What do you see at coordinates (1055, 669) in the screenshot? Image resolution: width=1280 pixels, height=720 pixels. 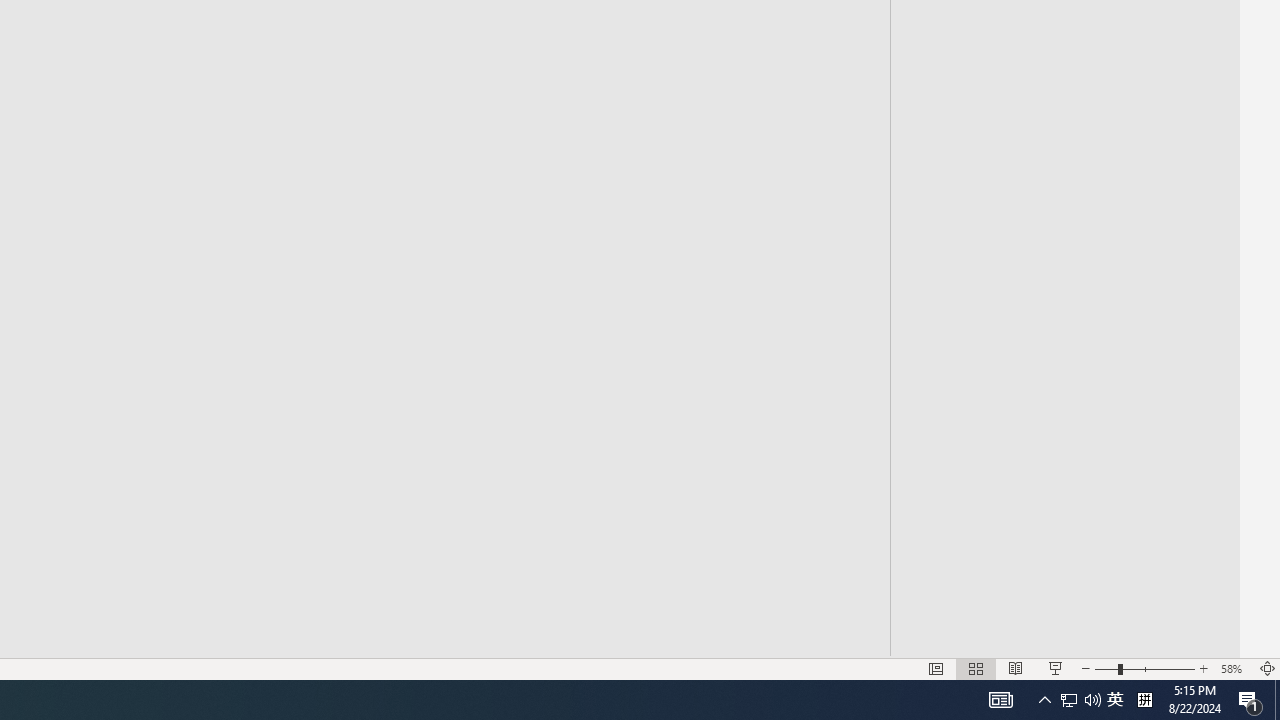 I see `'Slide Show'` at bounding box center [1055, 669].